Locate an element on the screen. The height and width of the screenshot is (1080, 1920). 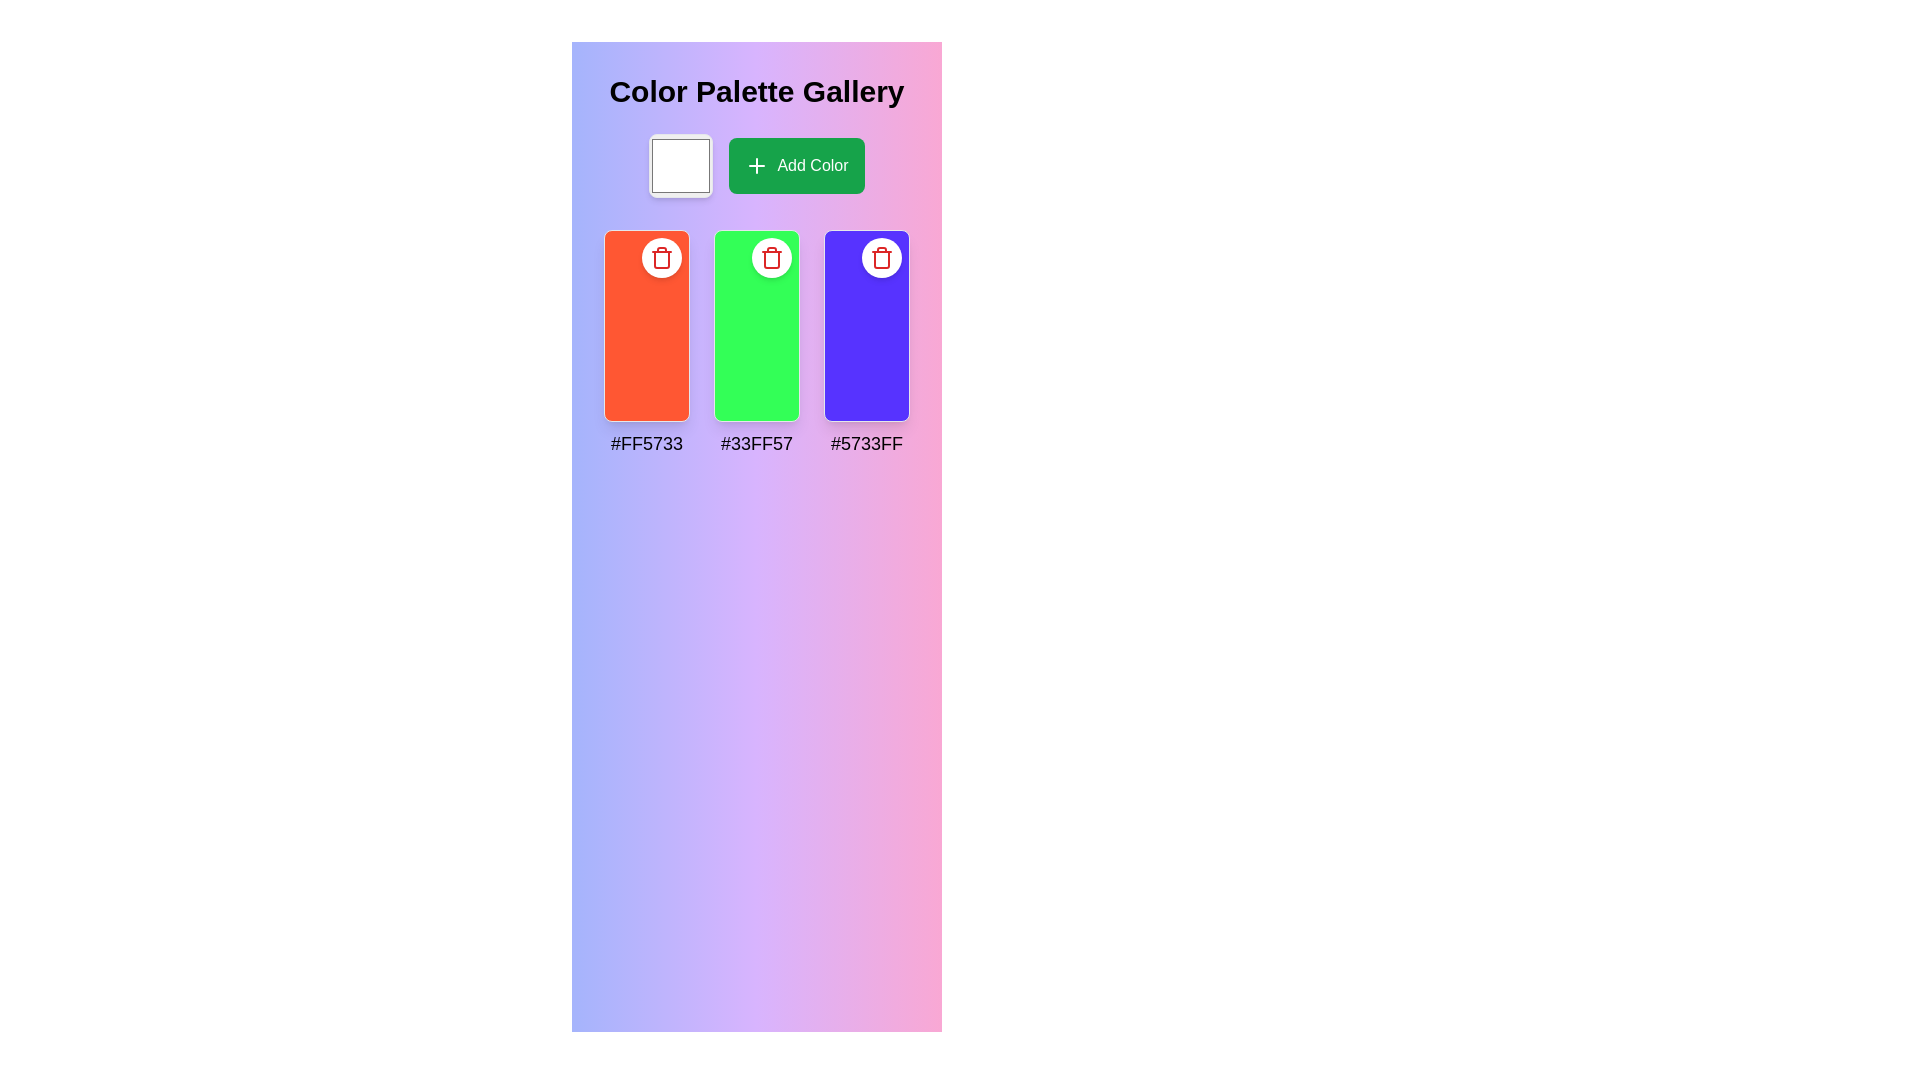
the label text displaying the hex color code located underneath the third color swatch in the horizontally aligned color palette is located at coordinates (867, 442).